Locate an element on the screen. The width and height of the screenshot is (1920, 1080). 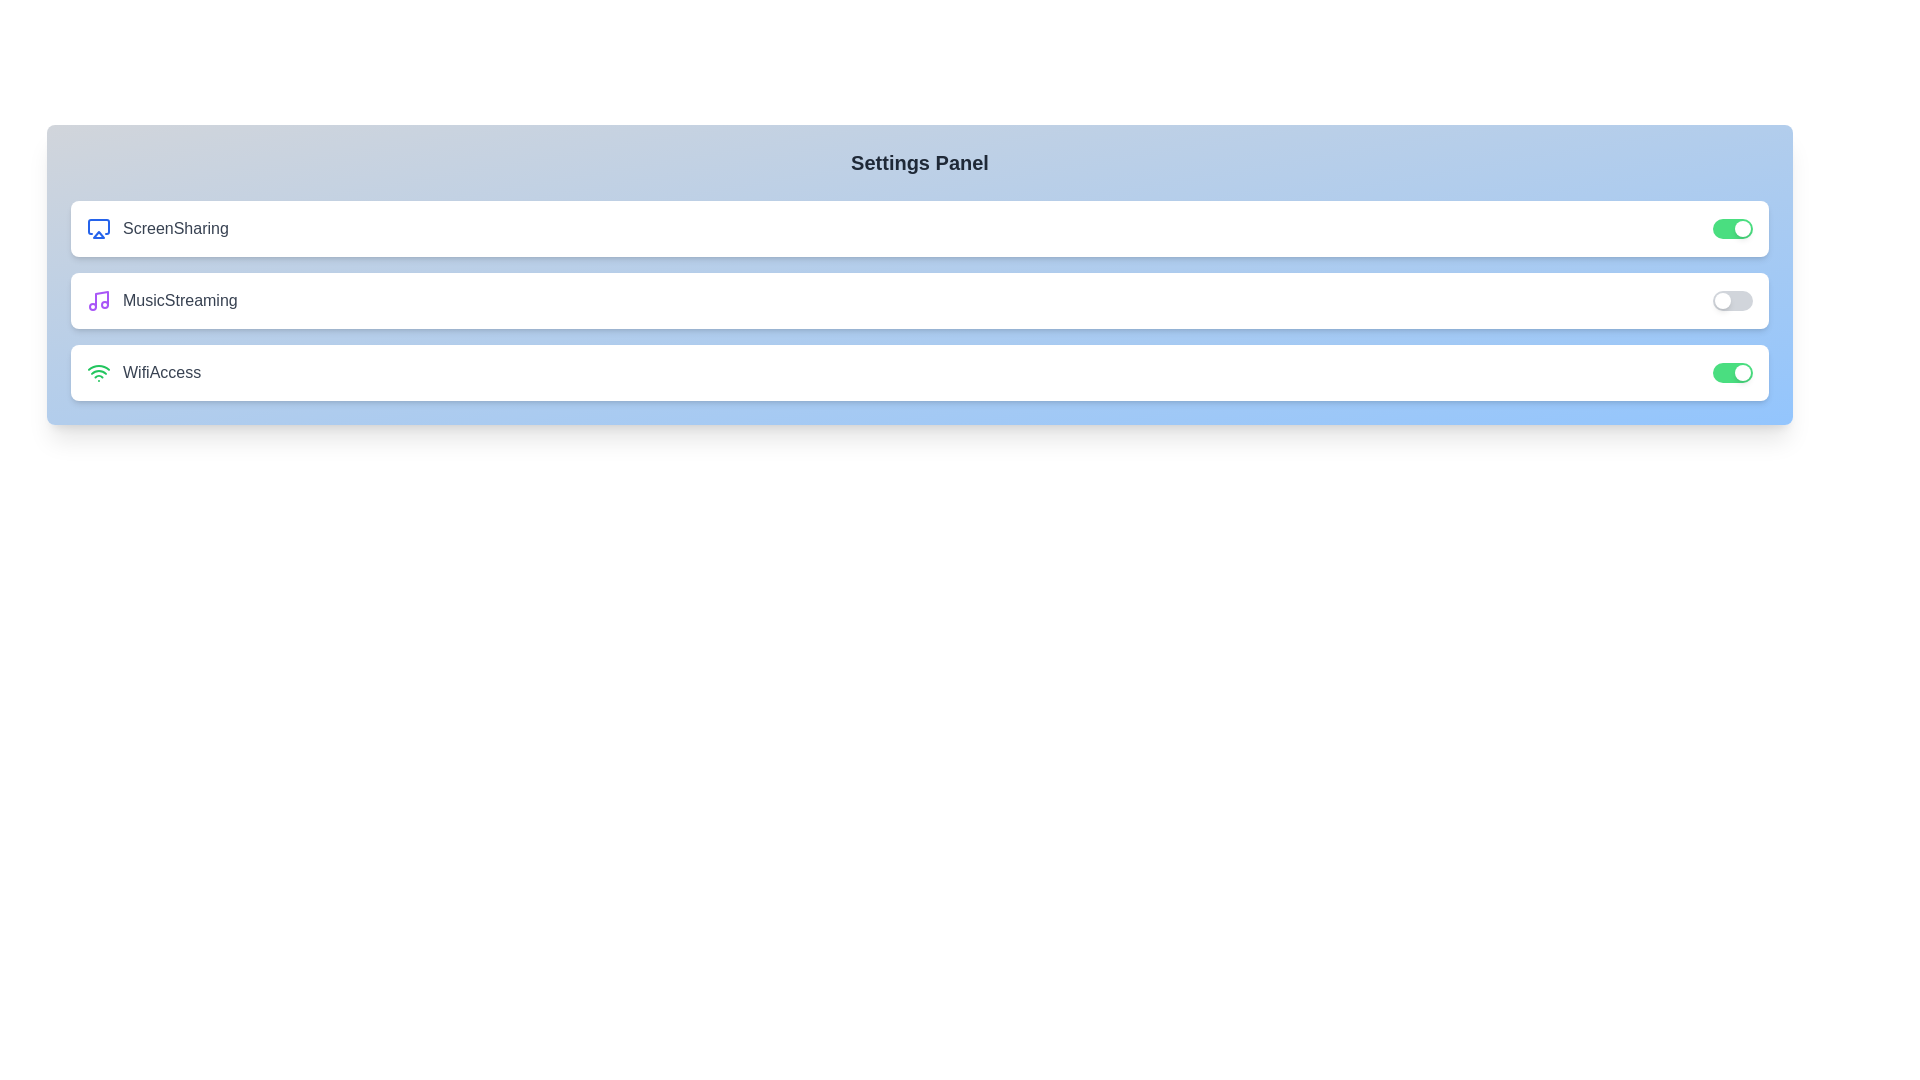
the setting wifiAccess to view its hover effect is located at coordinates (919, 373).